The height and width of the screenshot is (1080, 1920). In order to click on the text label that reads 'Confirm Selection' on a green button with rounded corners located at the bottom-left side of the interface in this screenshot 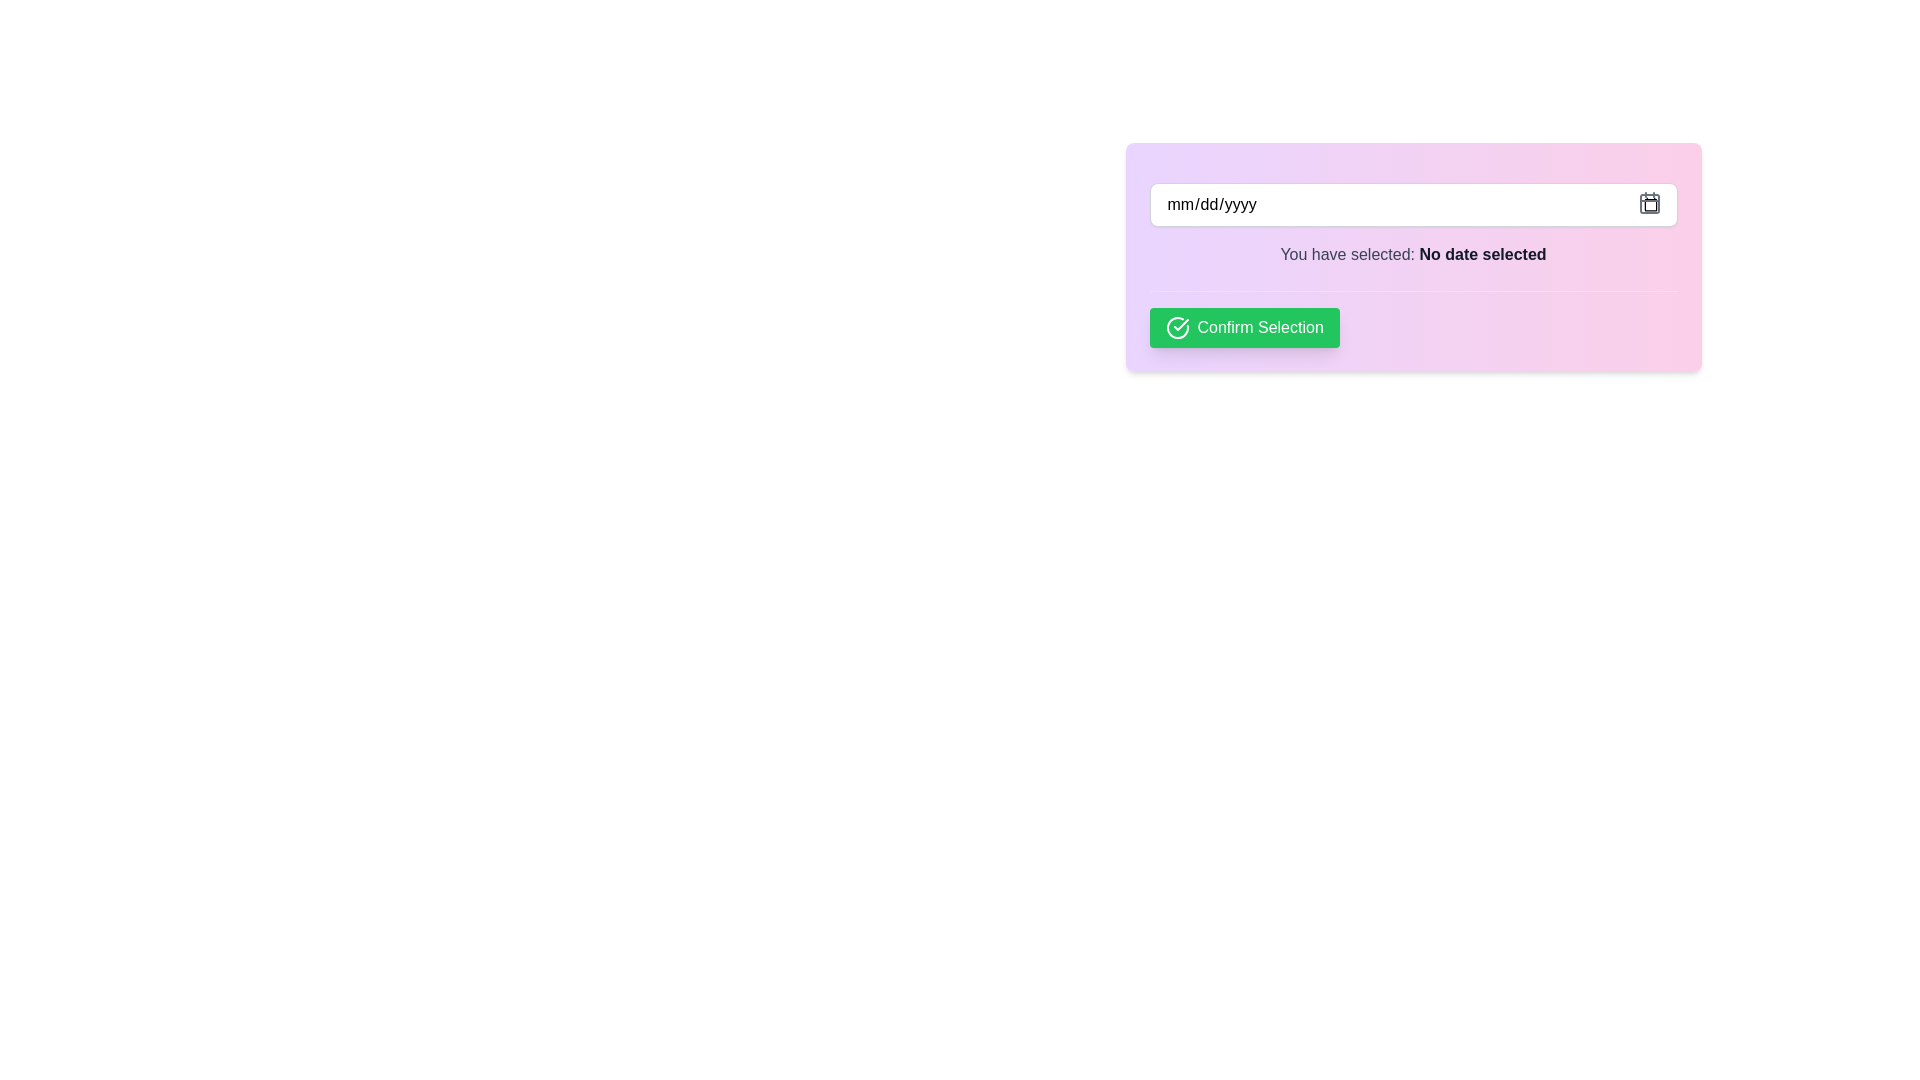, I will do `click(1259, 326)`.